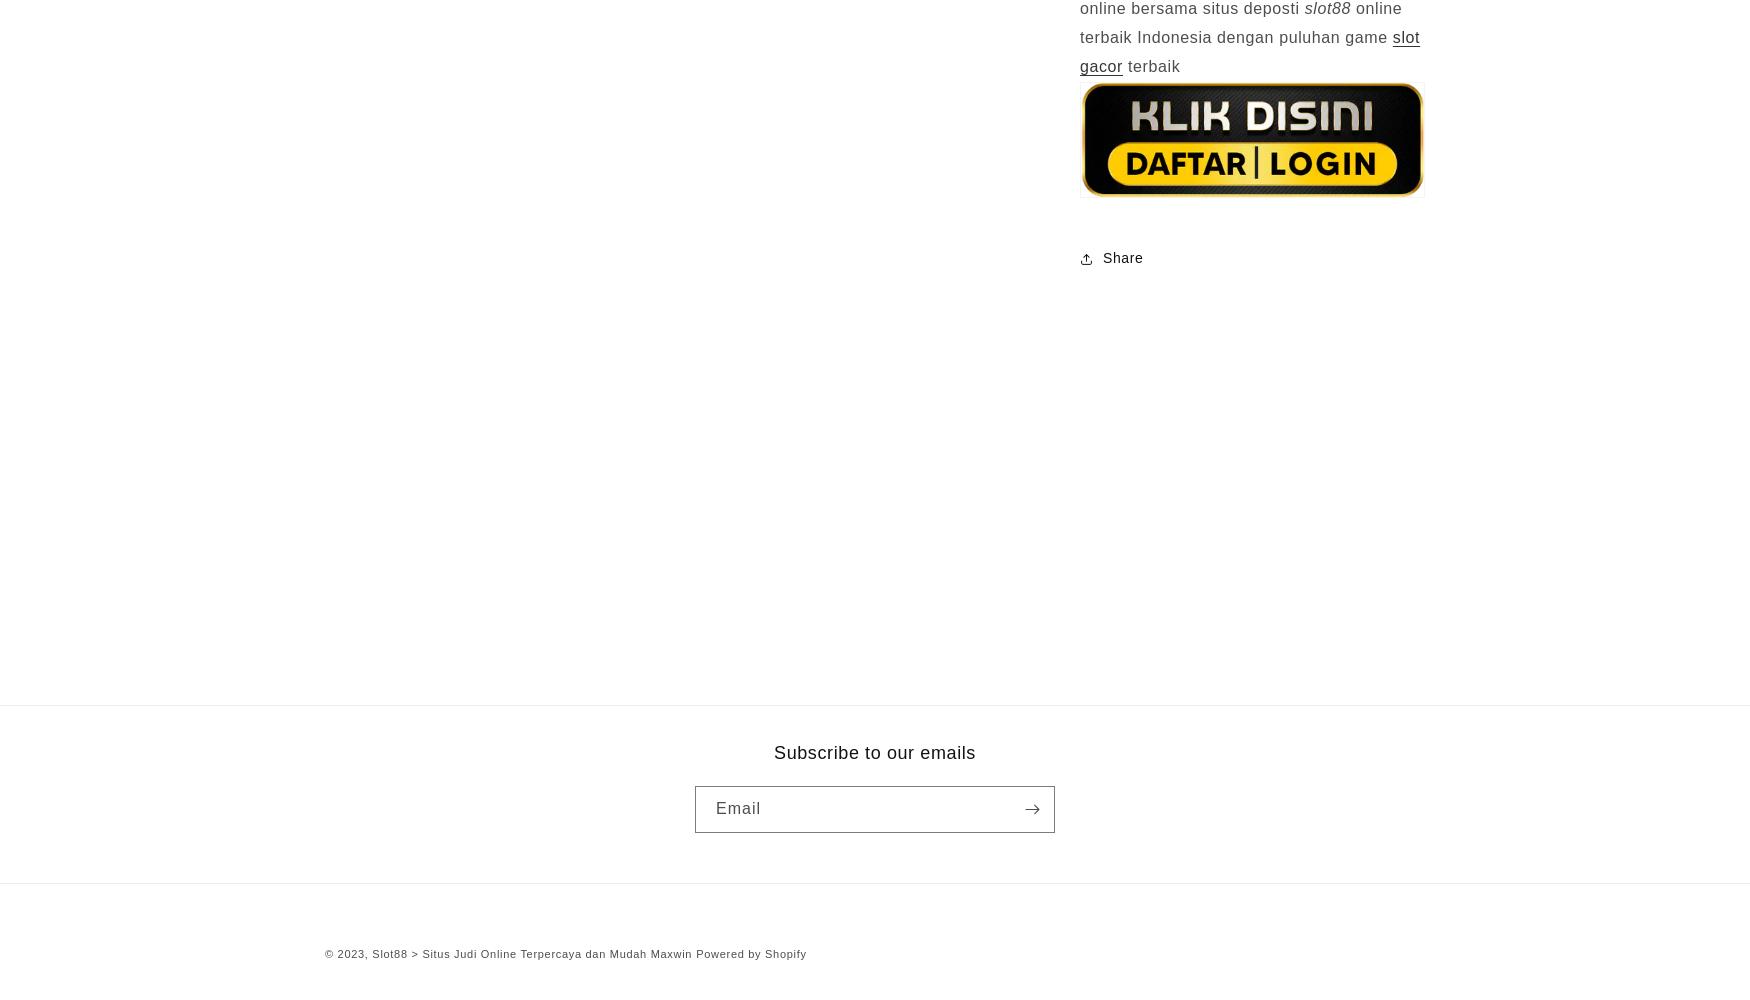 The width and height of the screenshot is (1750, 1000). Describe the element at coordinates (1101, 323) in the screenshot. I see `'Link'` at that location.